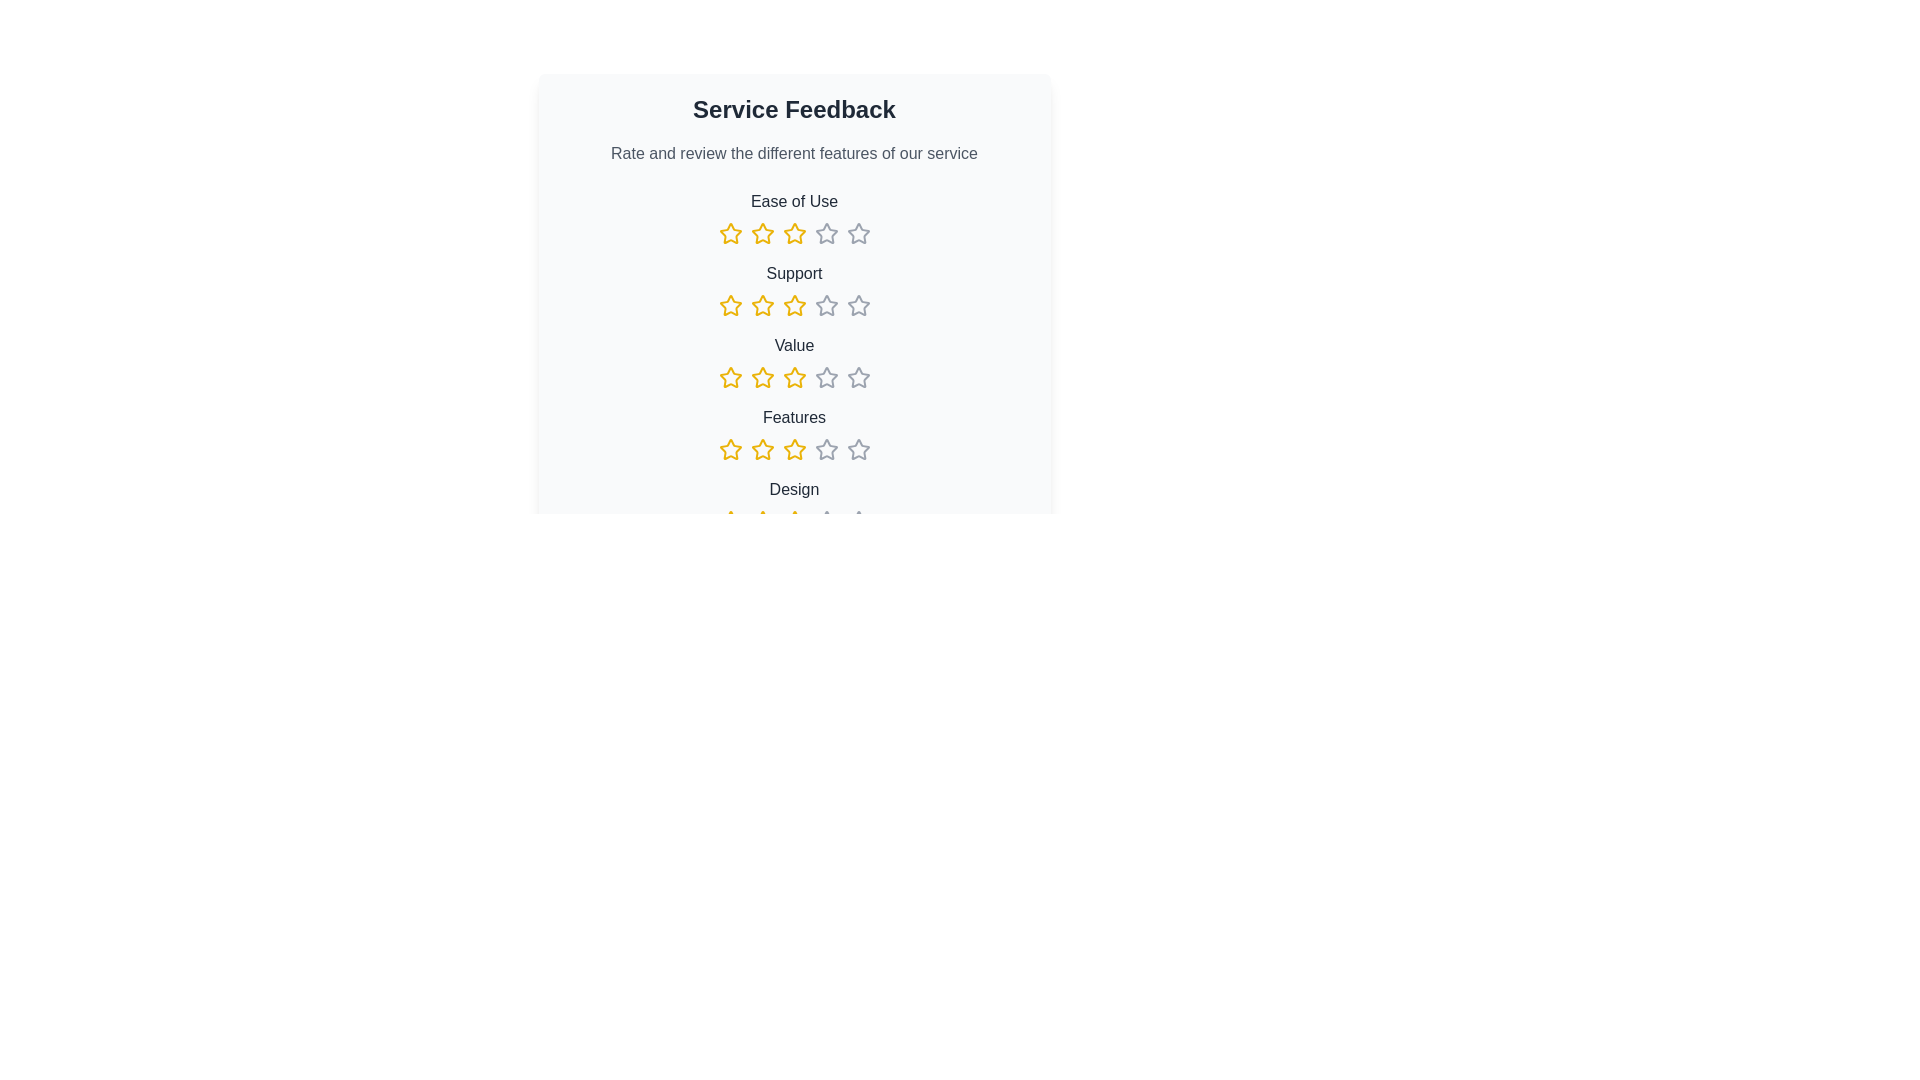 The width and height of the screenshot is (1920, 1080). Describe the element at coordinates (793, 378) in the screenshot. I see `the fourth star in the row of five to rate the 'Value' category in the feedback form` at that location.